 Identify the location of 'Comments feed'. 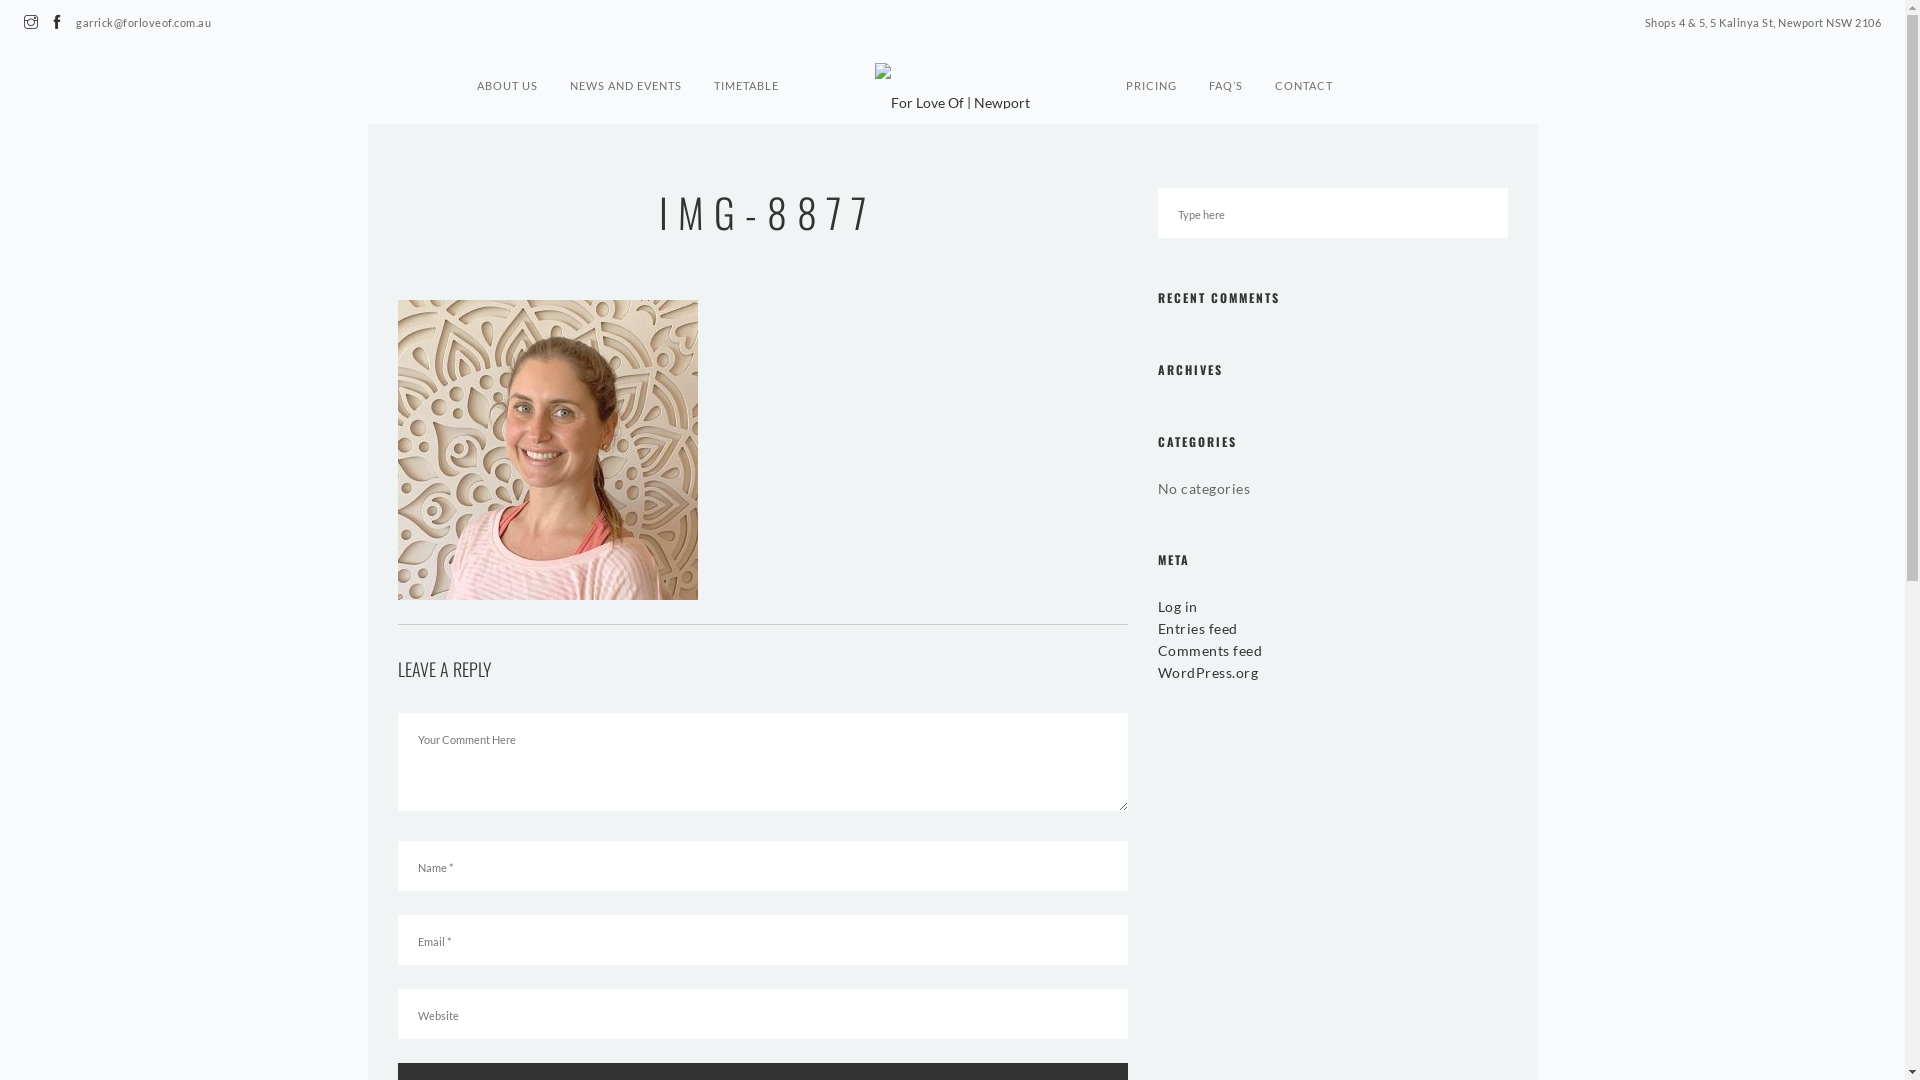
(1209, 650).